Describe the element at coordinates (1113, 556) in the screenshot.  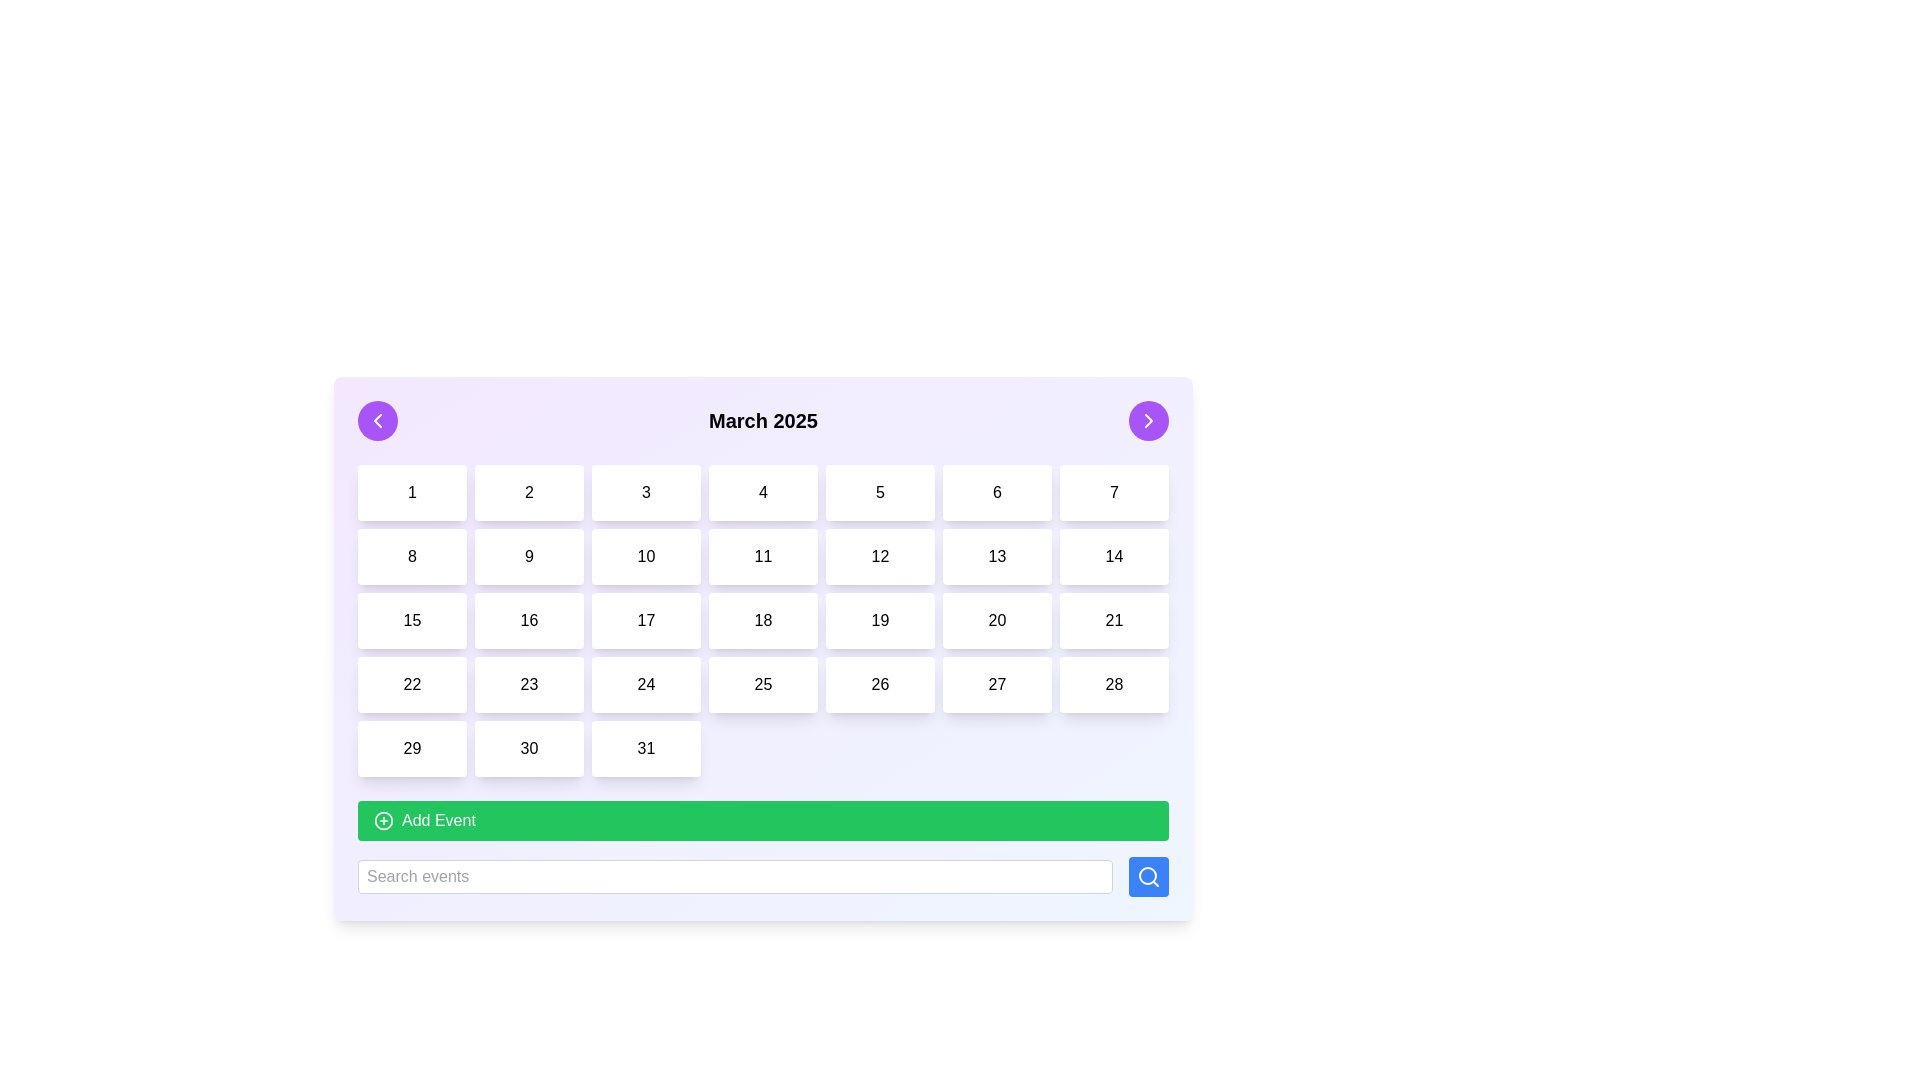
I see `the Calendar Day Cell representing the date '14' located in the second row and seventh column of the calendar layout` at that location.